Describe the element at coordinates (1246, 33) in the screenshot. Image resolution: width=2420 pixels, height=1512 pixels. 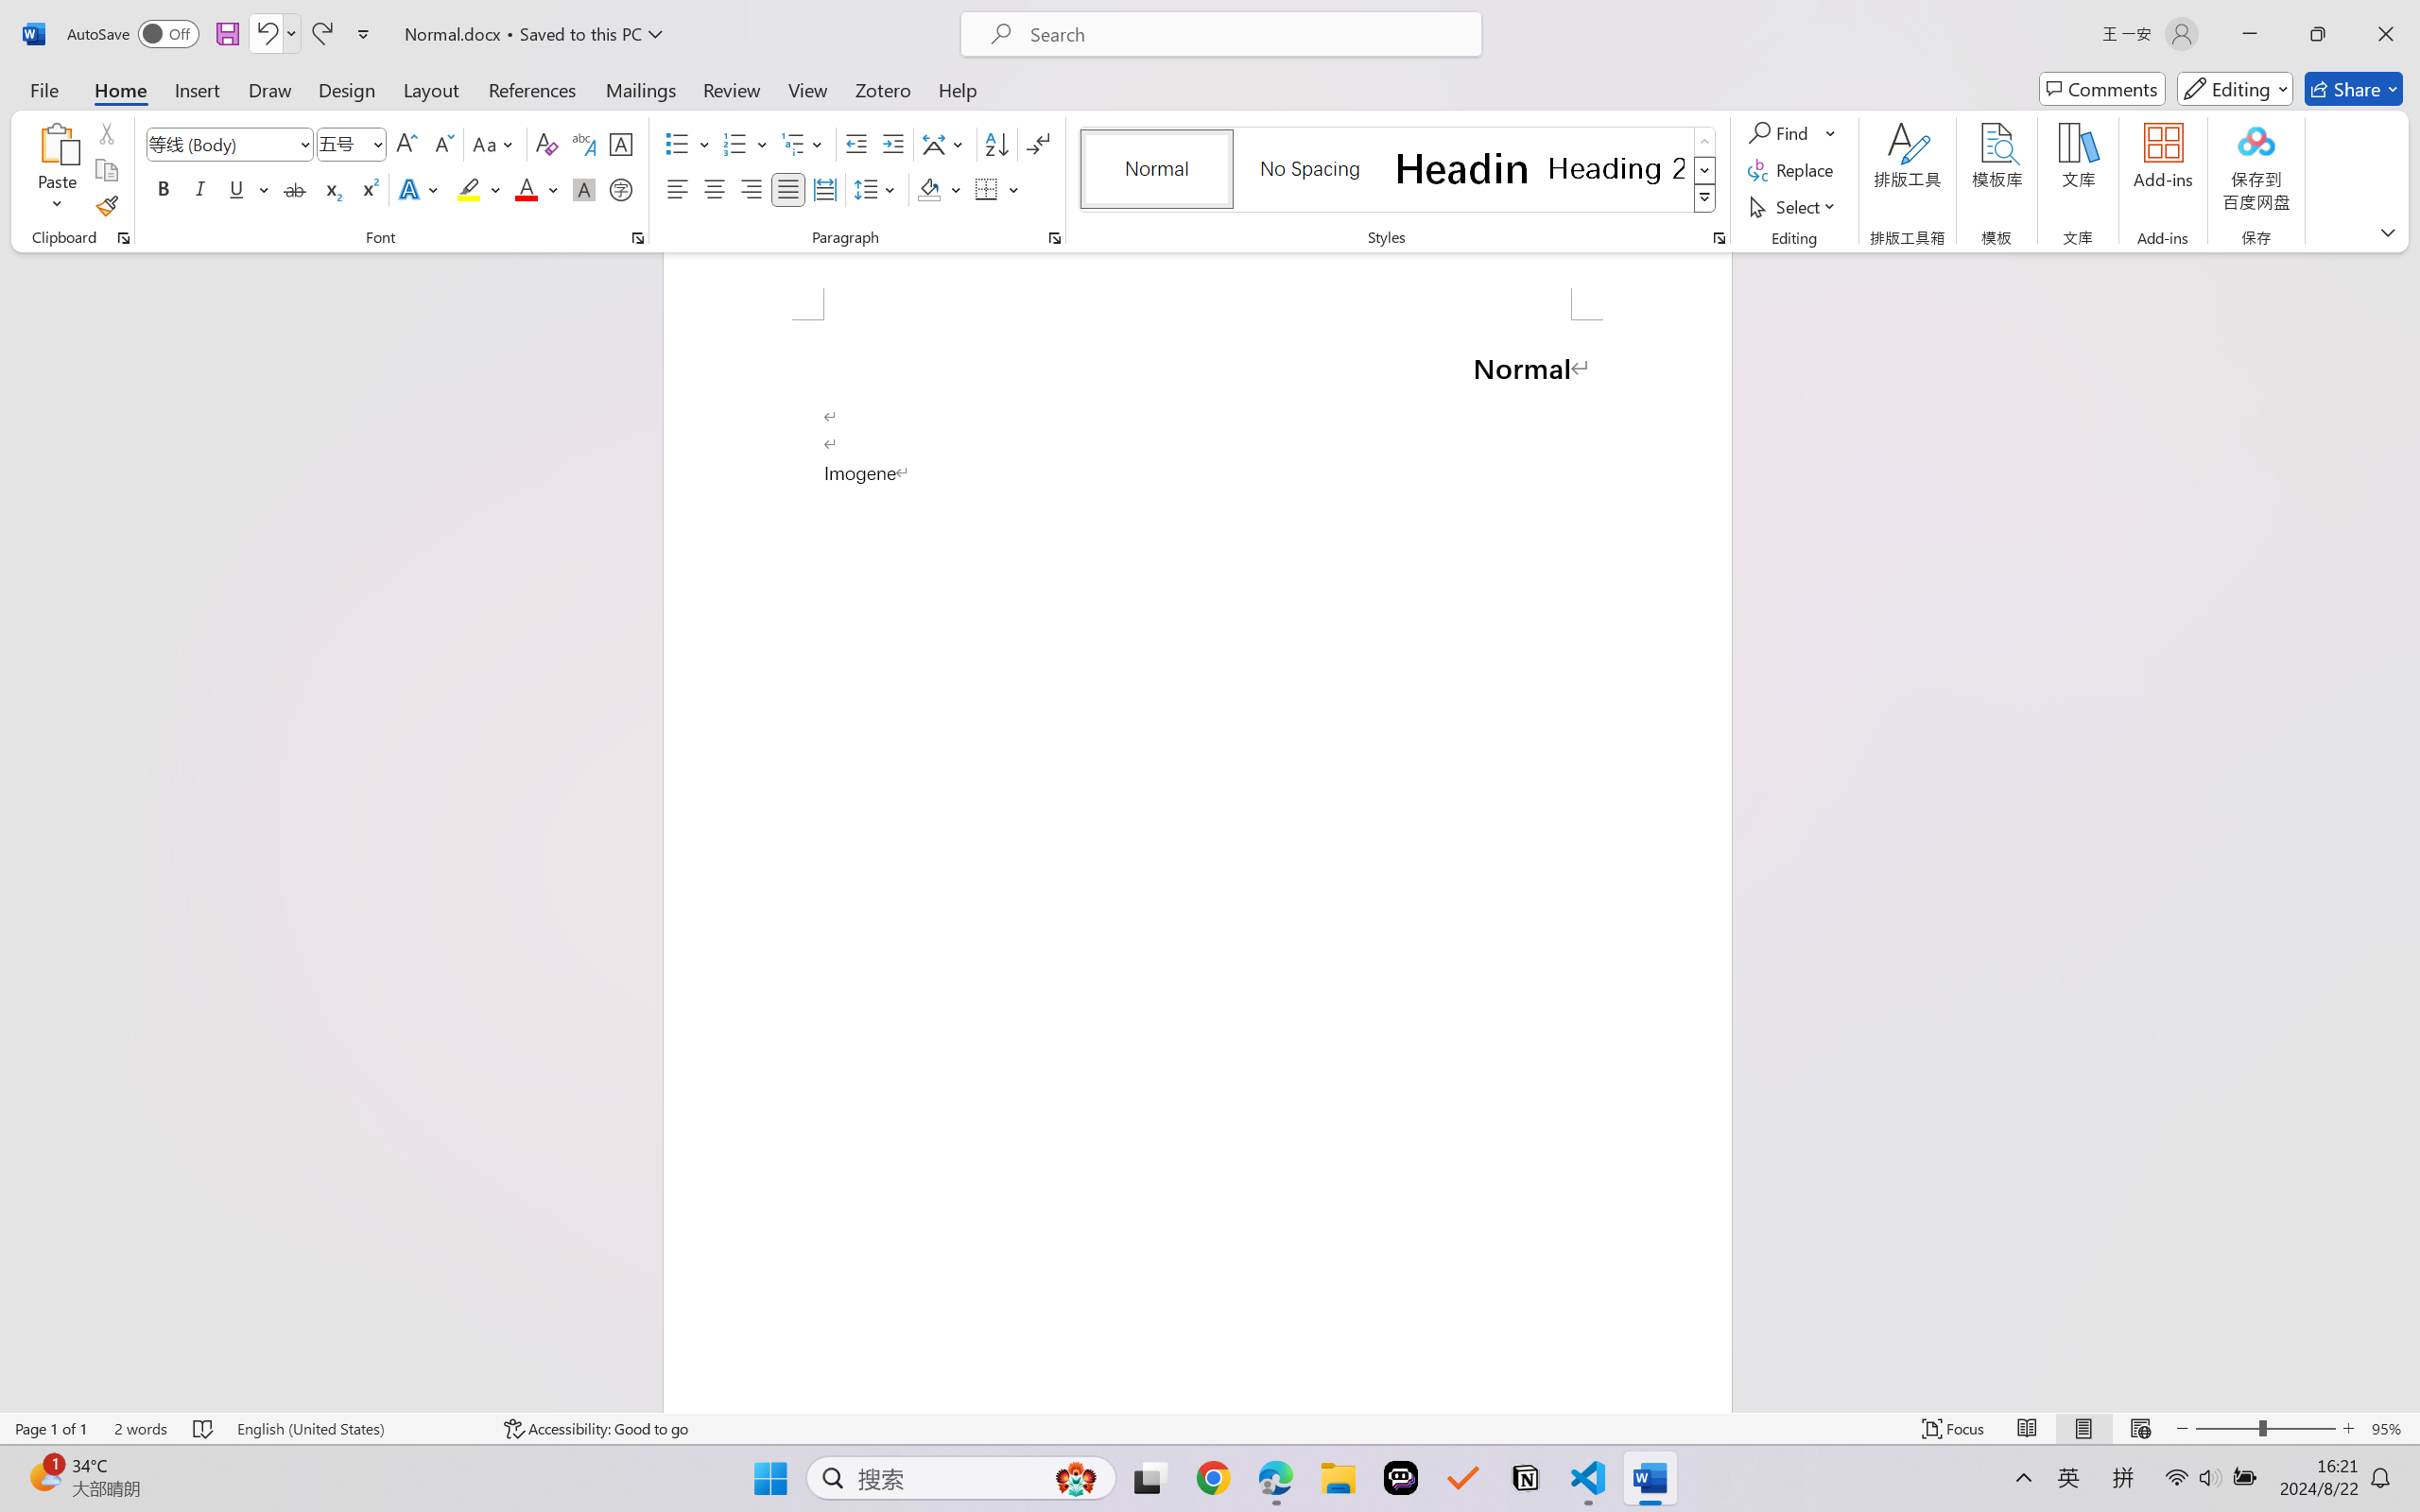
I see `'Microsoft search'` at that location.